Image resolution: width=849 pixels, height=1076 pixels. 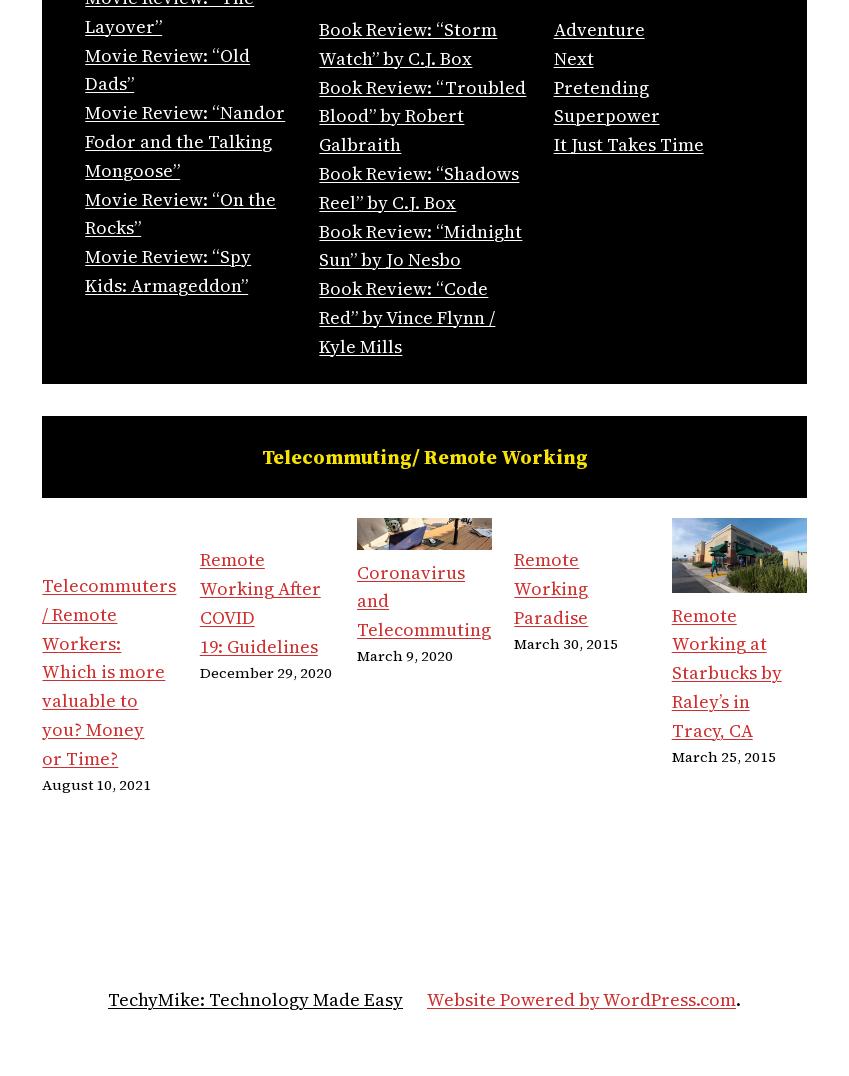 What do you see at coordinates (255, 998) in the screenshot?
I see `'TechyMike: Technology Made Easy'` at bounding box center [255, 998].